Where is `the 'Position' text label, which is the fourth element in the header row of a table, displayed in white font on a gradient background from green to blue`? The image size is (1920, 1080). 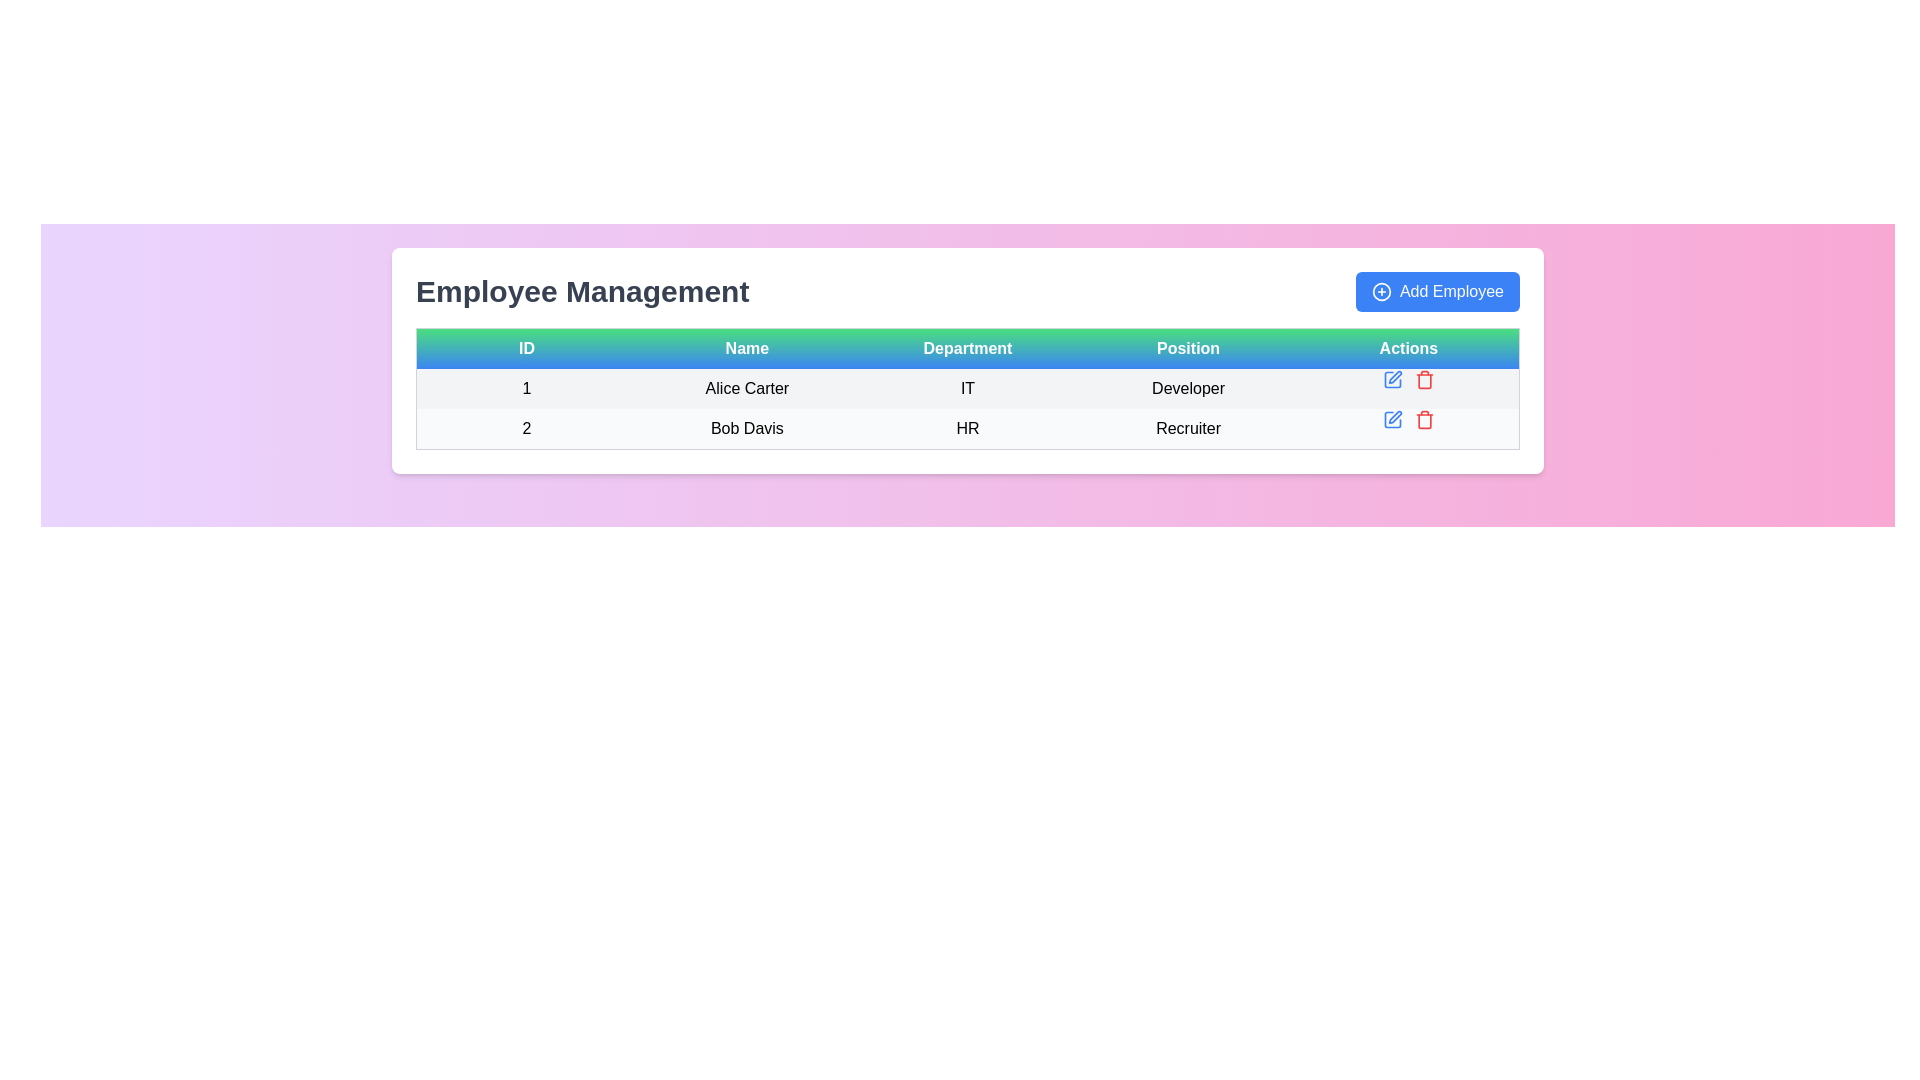 the 'Position' text label, which is the fourth element in the header row of a table, displayed in white font on a gradient background from green to blue is located at coordinates (1188, 347).